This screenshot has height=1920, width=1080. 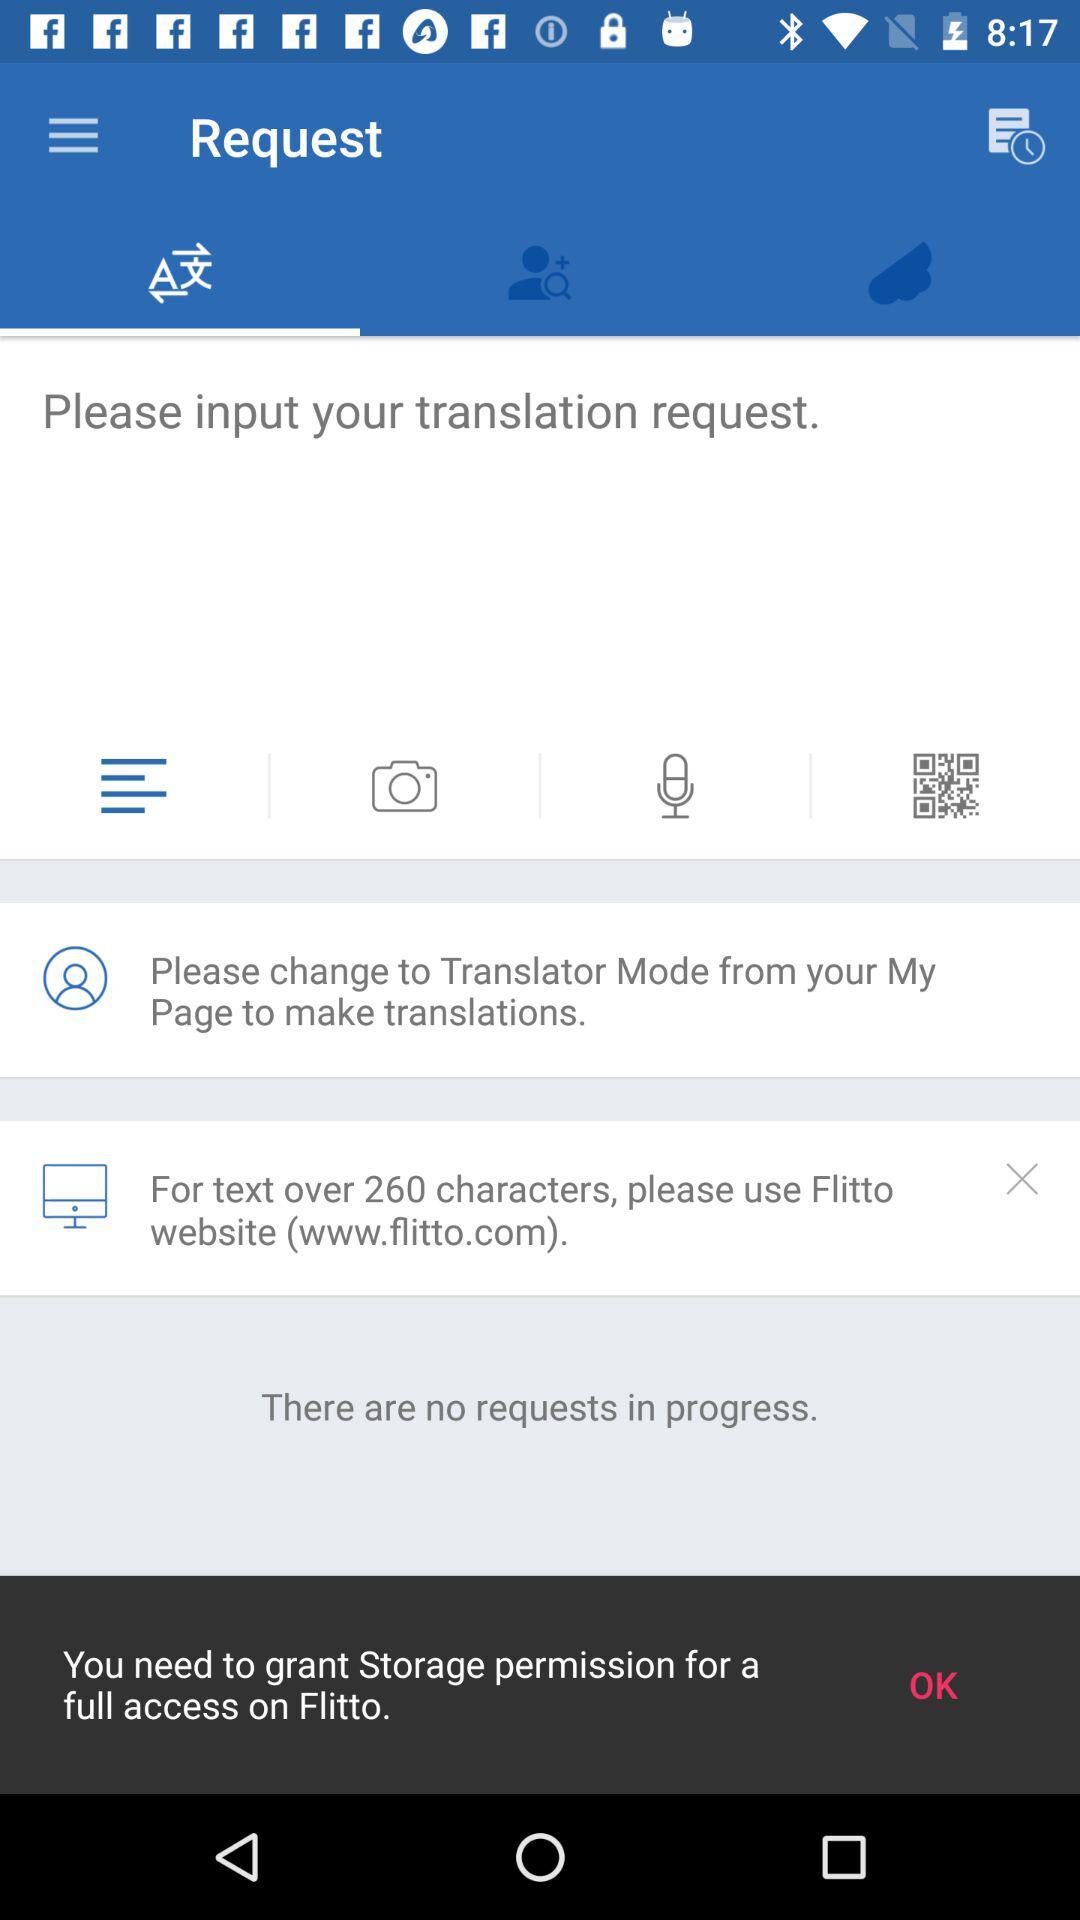 I want to click on icon below please input your app, so click(x=945, y=785).